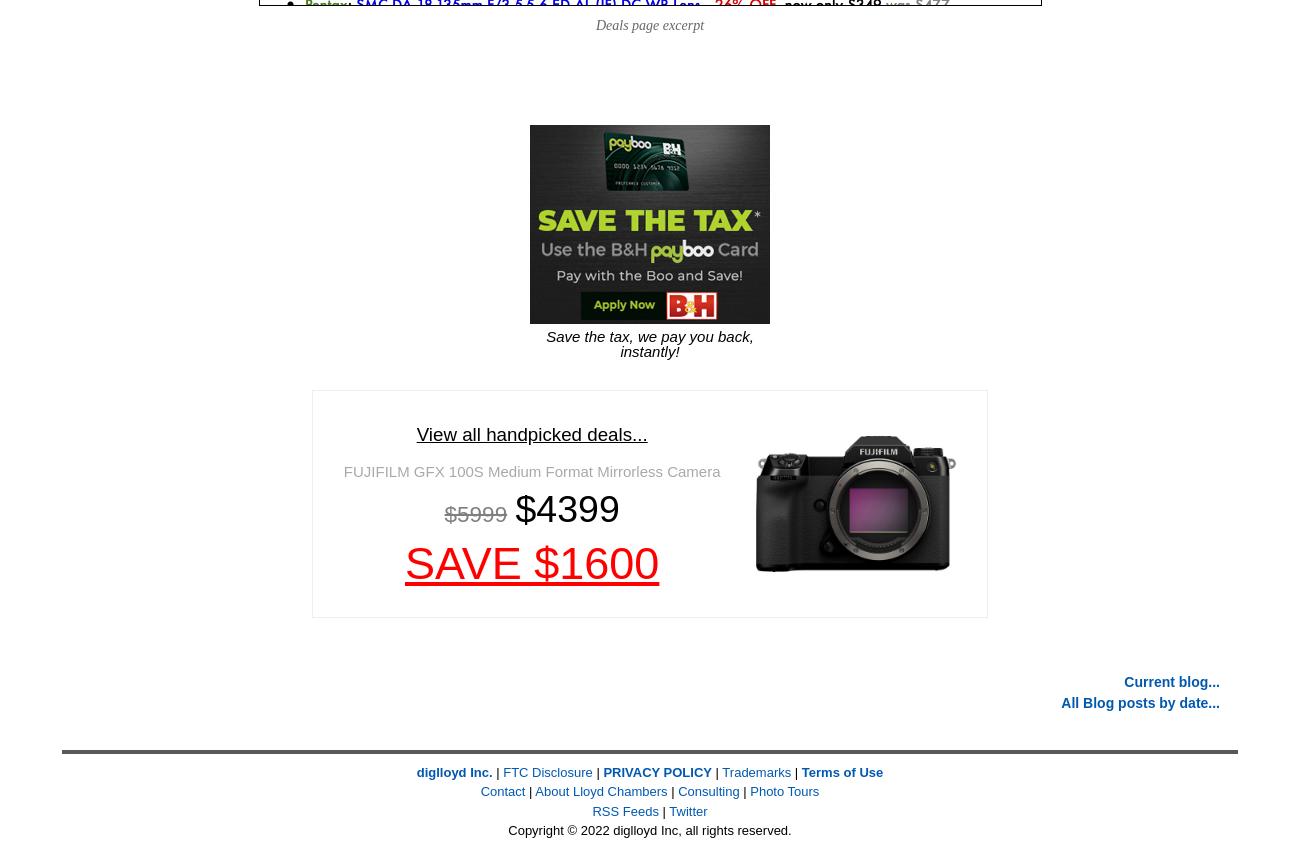 This screenshot has height=848, width=1300. Describe the element at coordinates (502, 790) in the screenshot. I see `'Contact'` at that location.